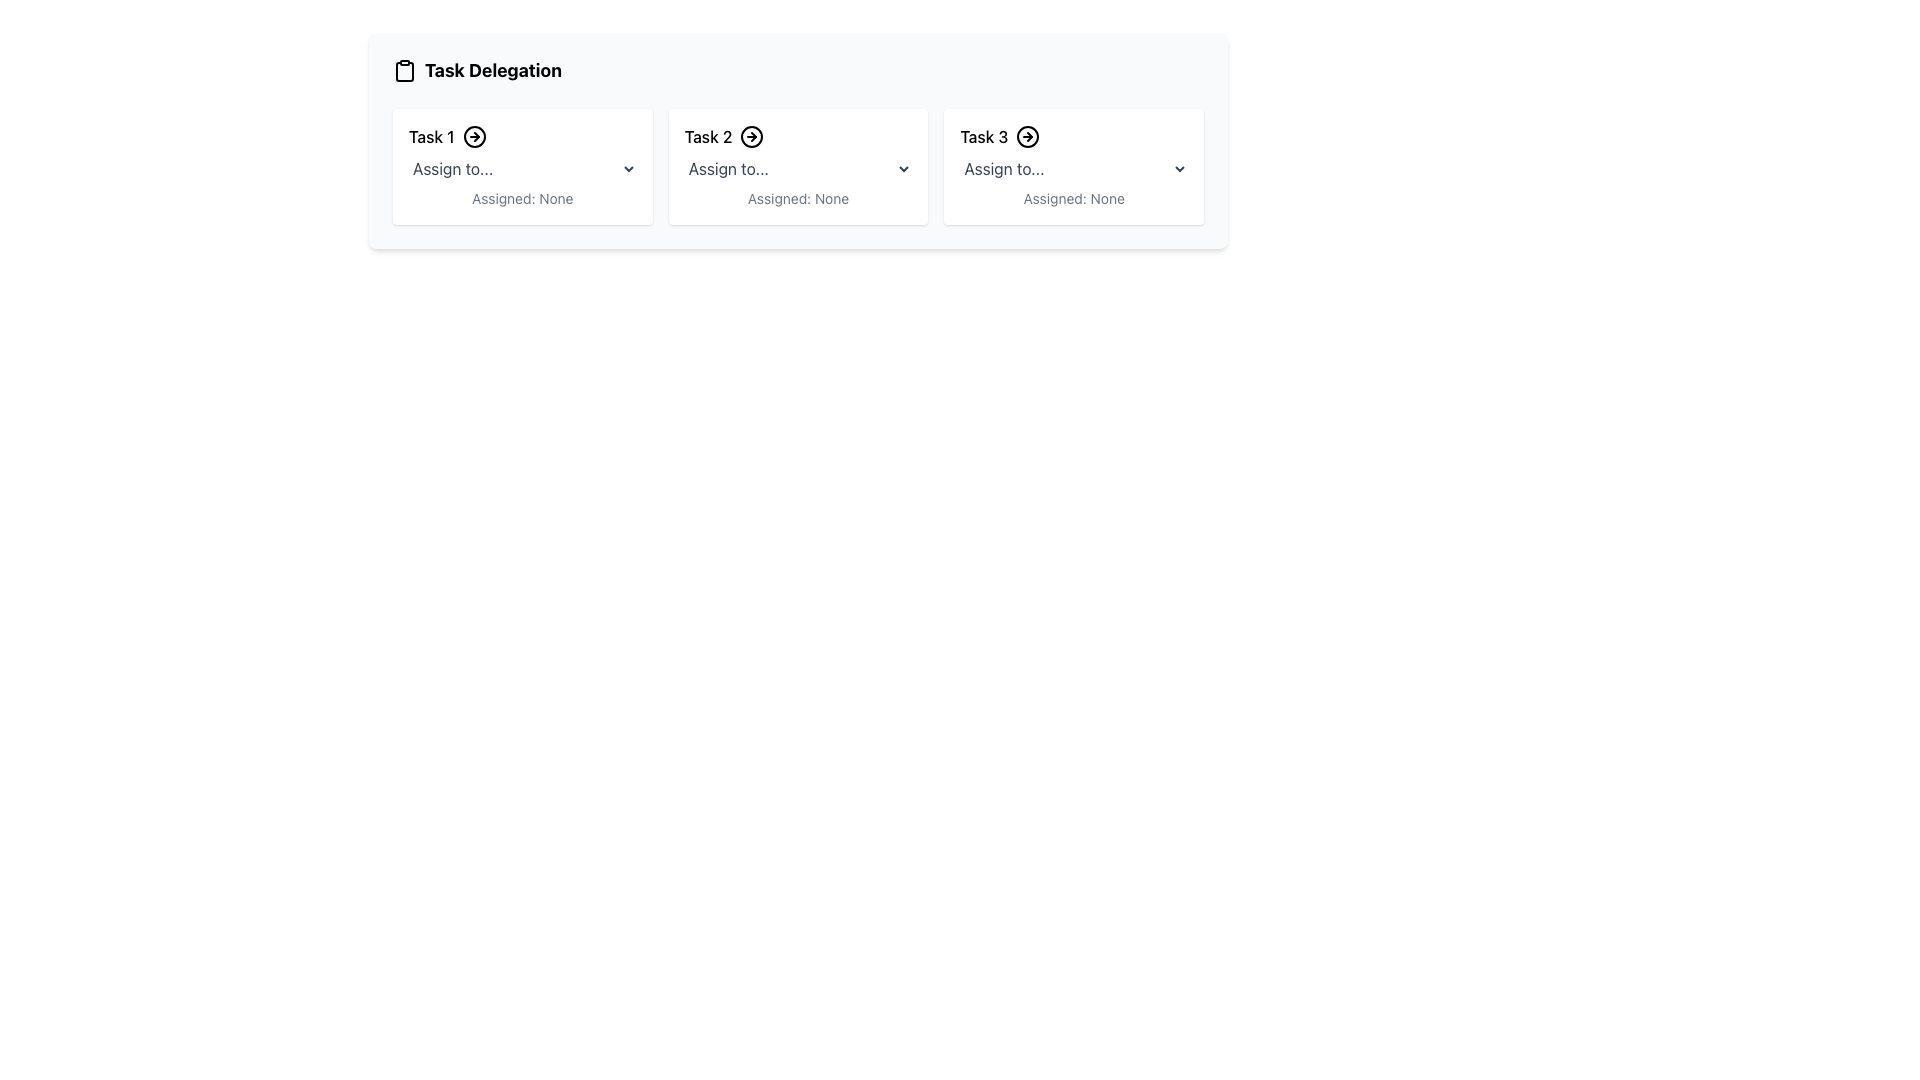 The width and height of the screenshot is (1920, 1080). I want to click on the circular icon containing a right-facing arrow located within the 'Task 2' group, positioned to the right of the 'Task 2' label, so click(751, 136).